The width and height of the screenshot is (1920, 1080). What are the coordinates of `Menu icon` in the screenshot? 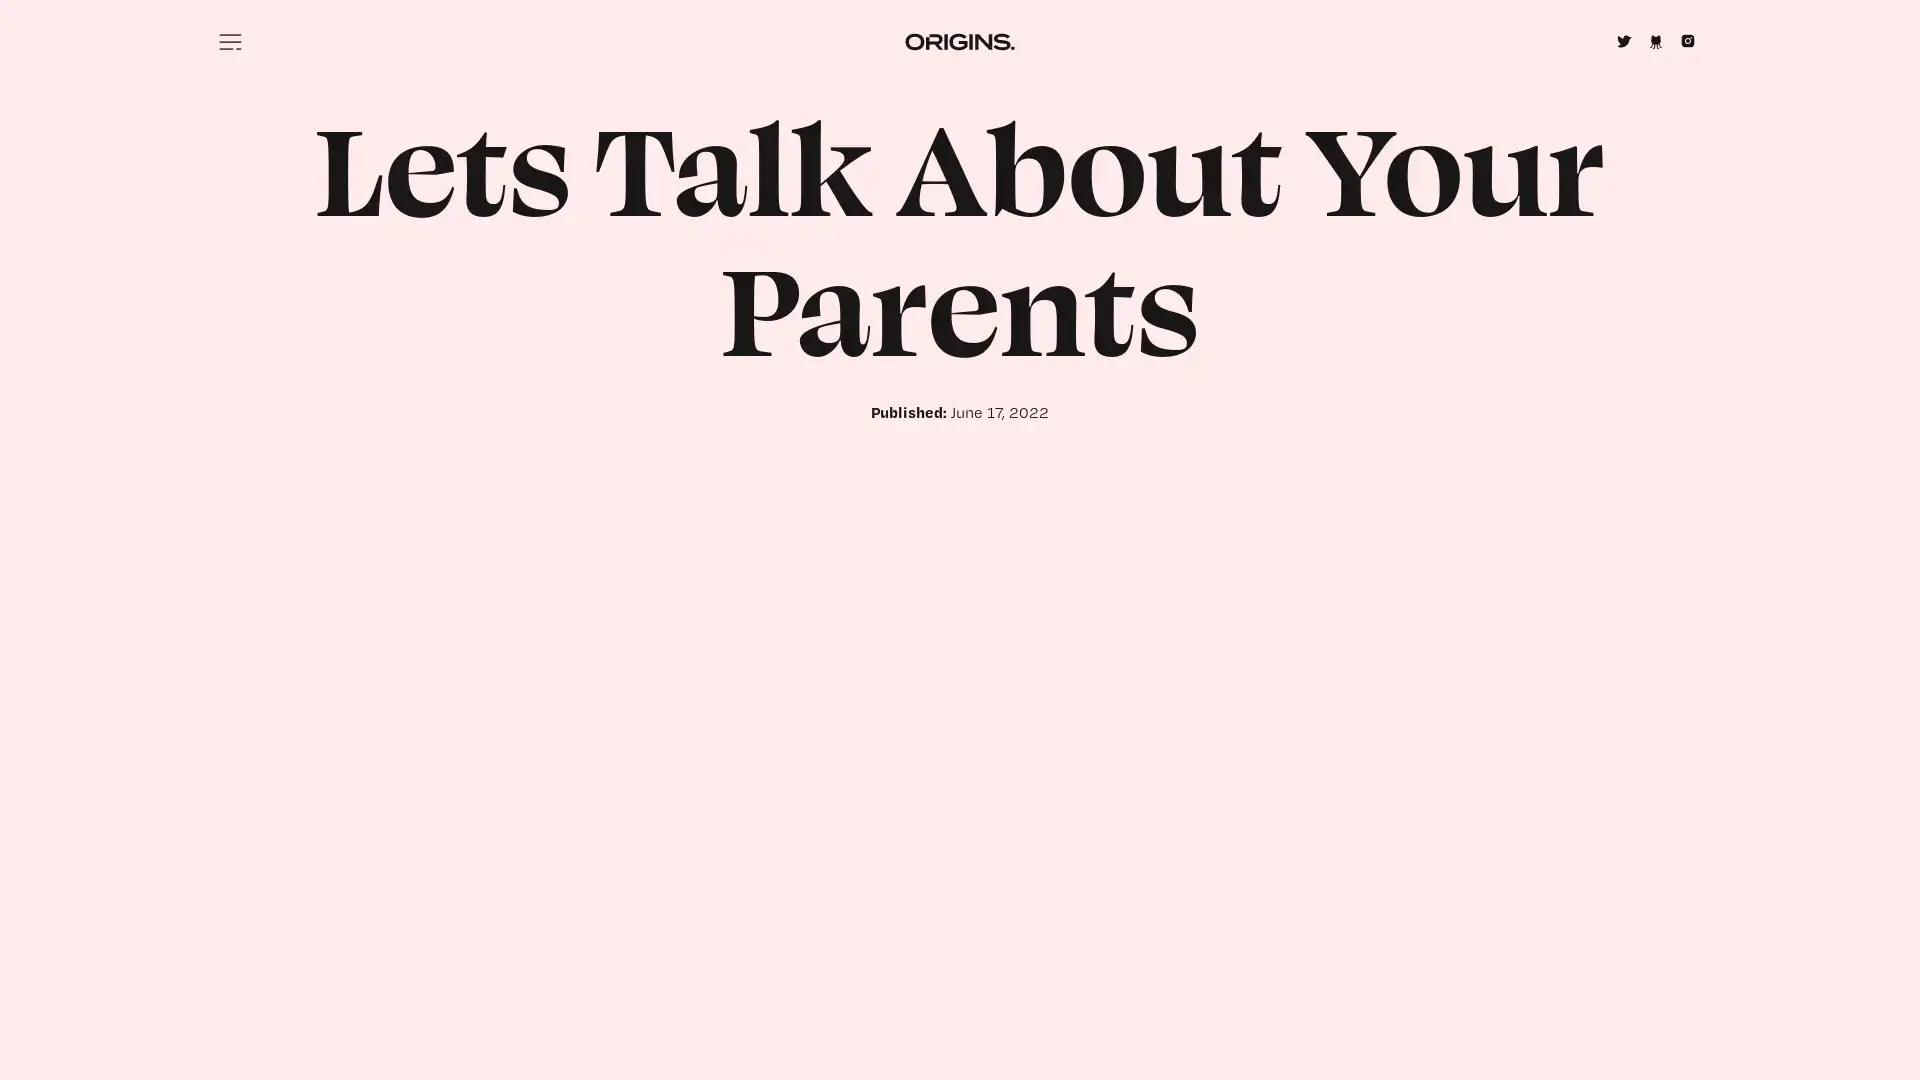 It's located at (230, 42).